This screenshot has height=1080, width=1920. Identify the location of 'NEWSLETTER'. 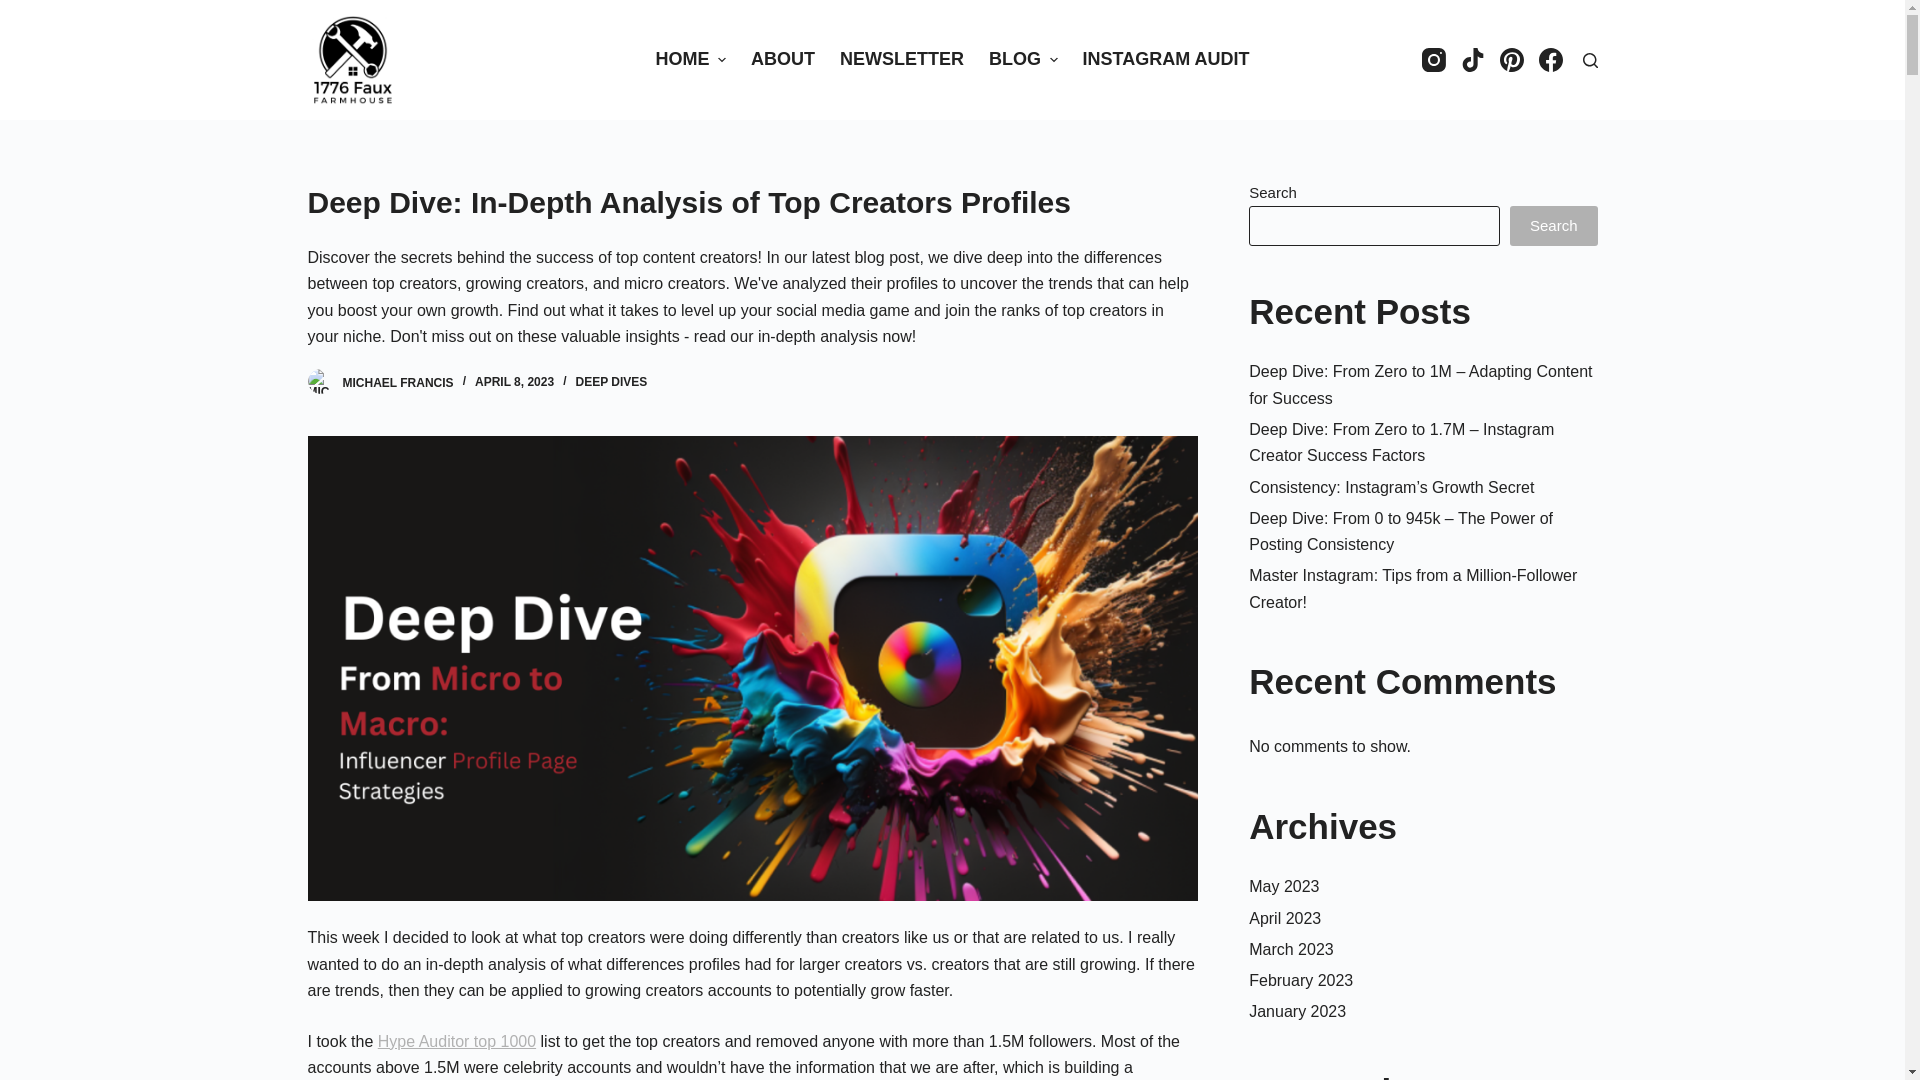
(828, 59).